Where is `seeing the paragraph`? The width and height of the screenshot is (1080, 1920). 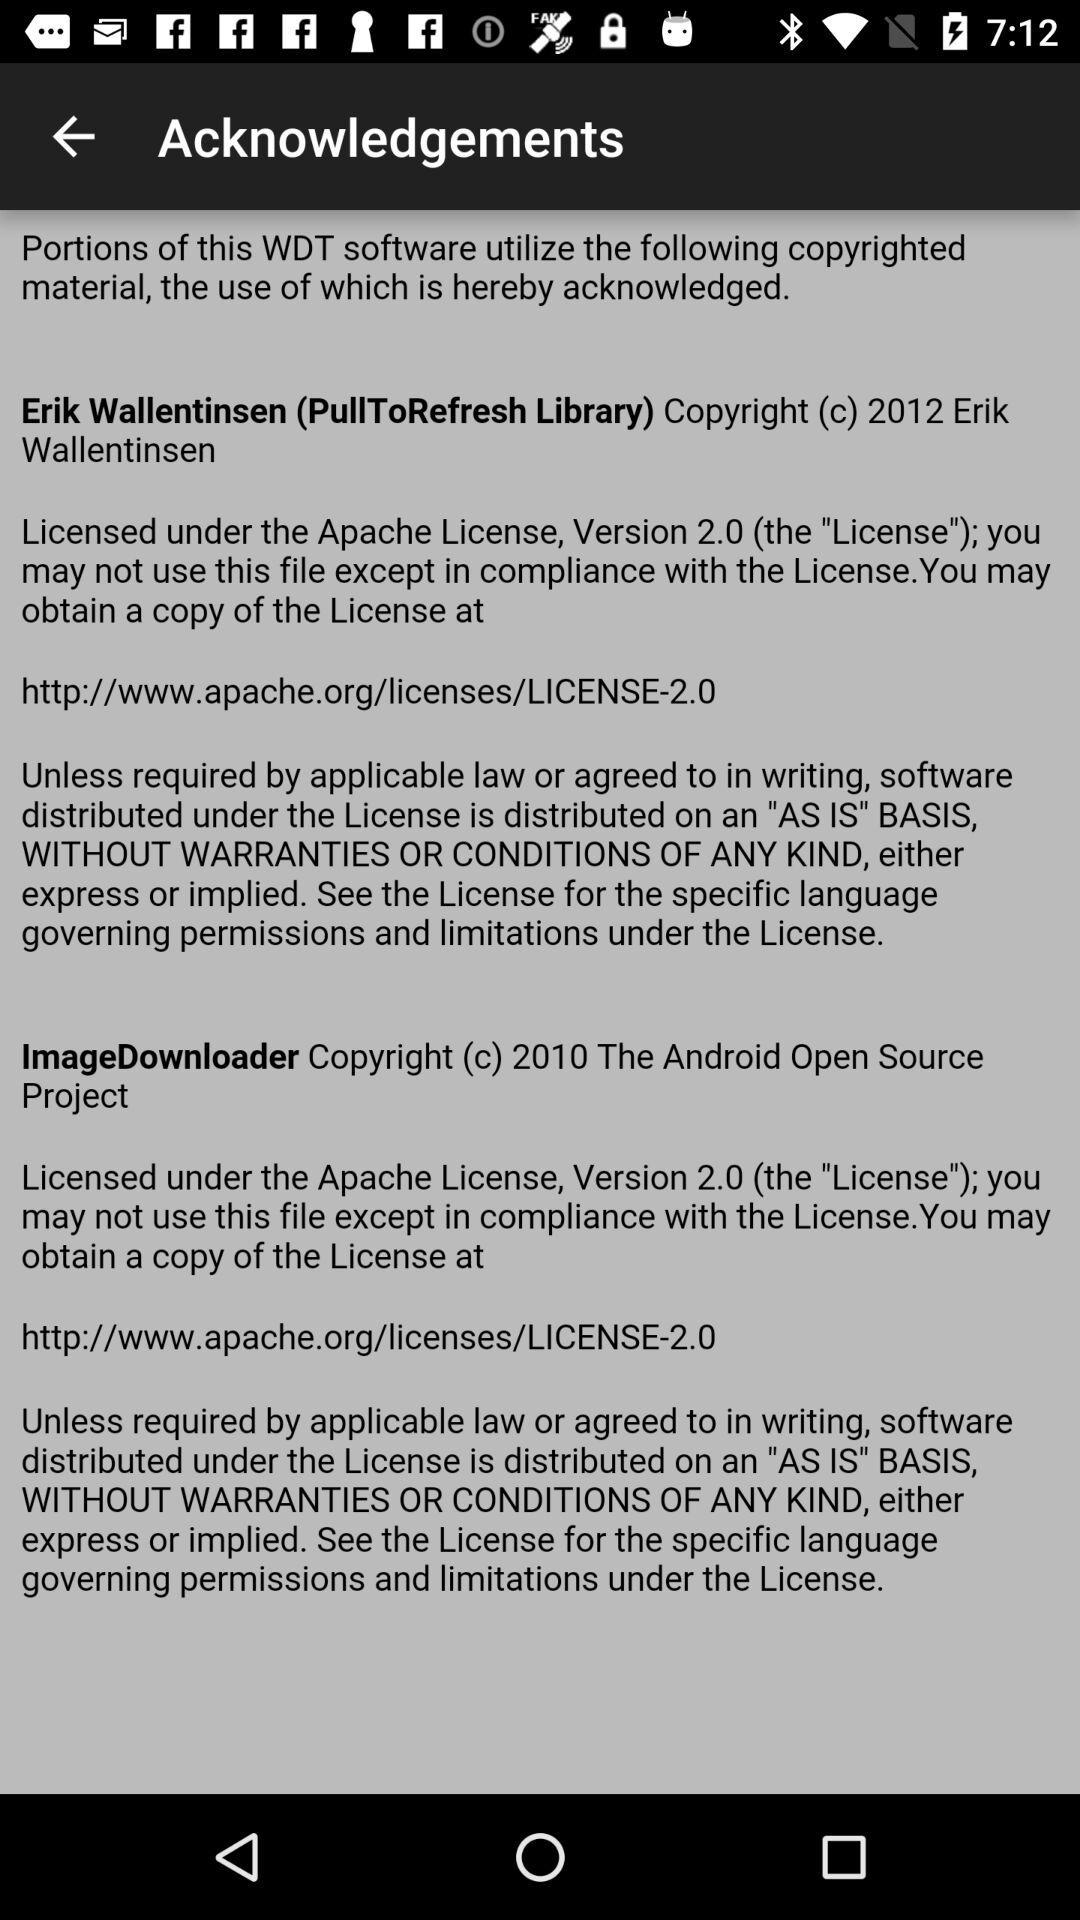 seeing the paragraph is located at coordinates (540, 1002).